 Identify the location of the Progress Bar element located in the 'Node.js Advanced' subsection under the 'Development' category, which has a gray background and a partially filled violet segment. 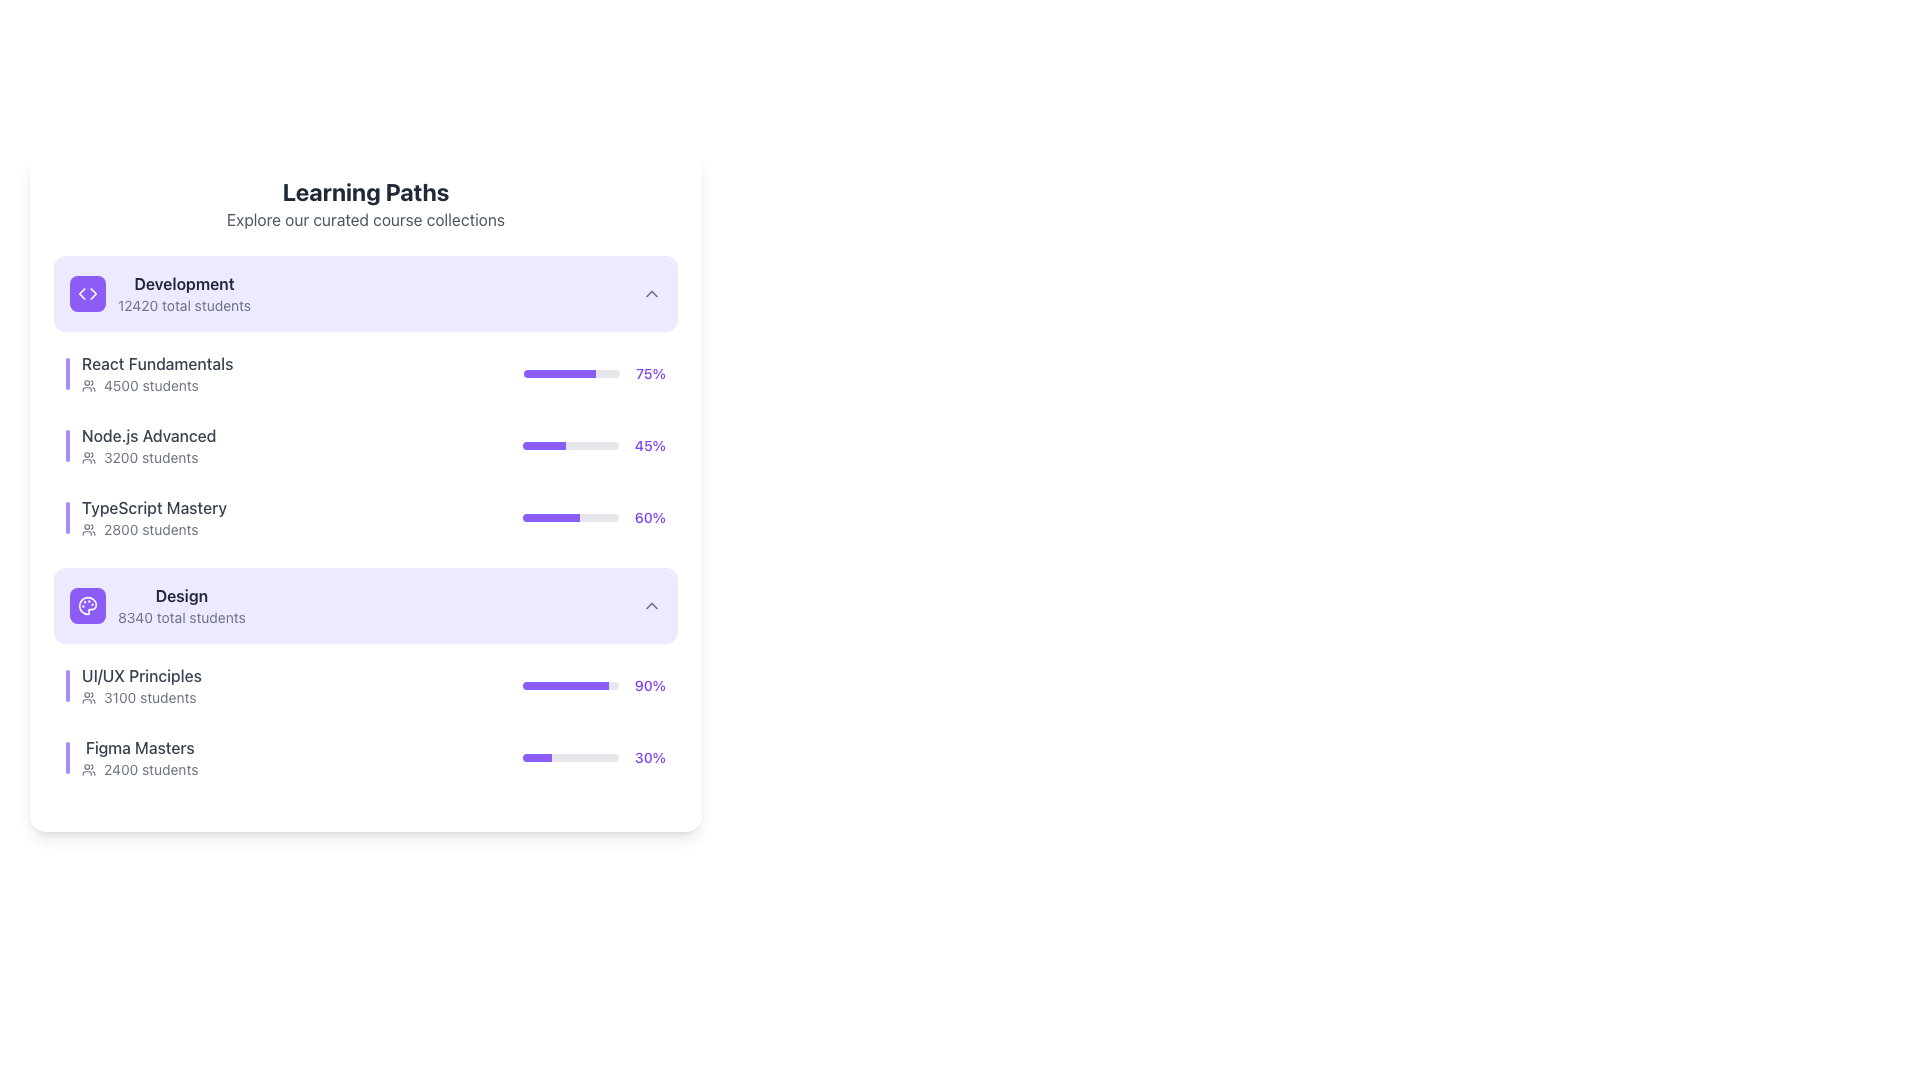
(569, 445).